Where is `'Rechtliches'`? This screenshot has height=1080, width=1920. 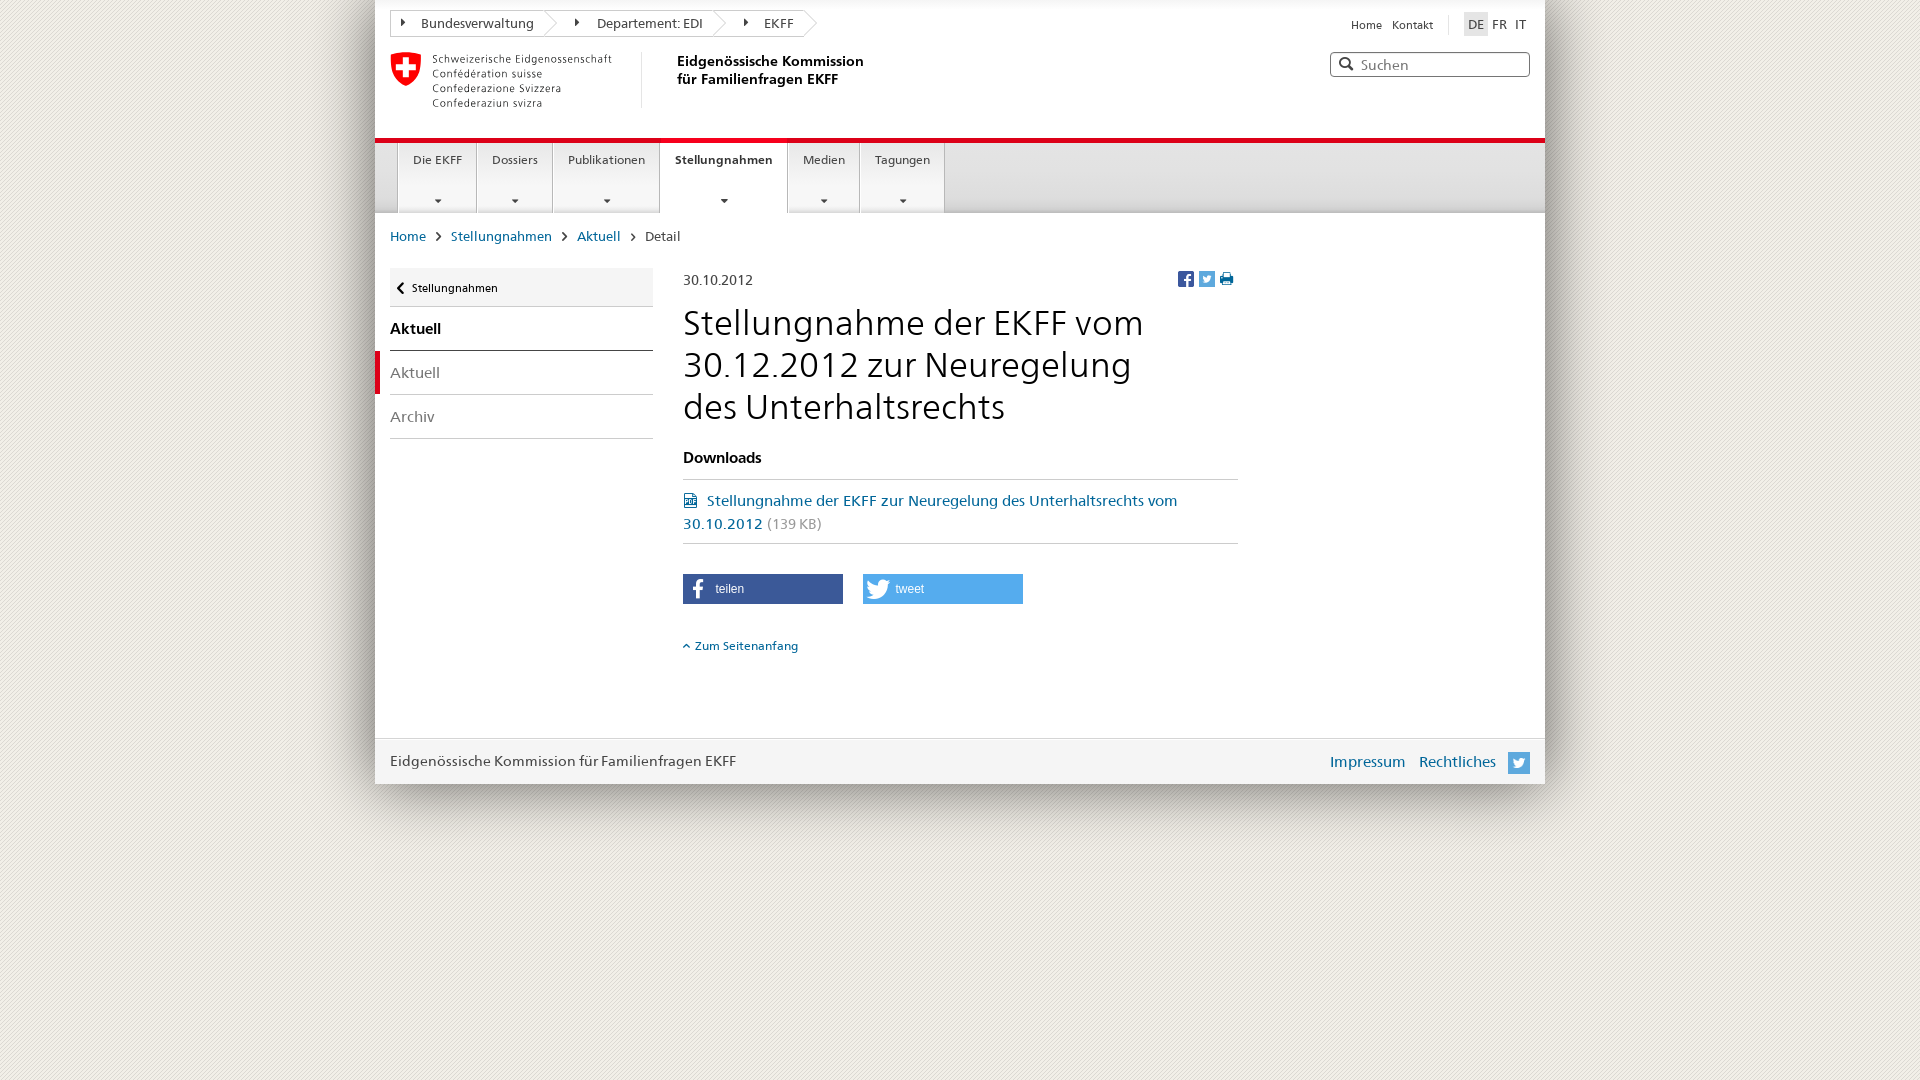
'Rechtliches' is located at coordinates (1457, 761).